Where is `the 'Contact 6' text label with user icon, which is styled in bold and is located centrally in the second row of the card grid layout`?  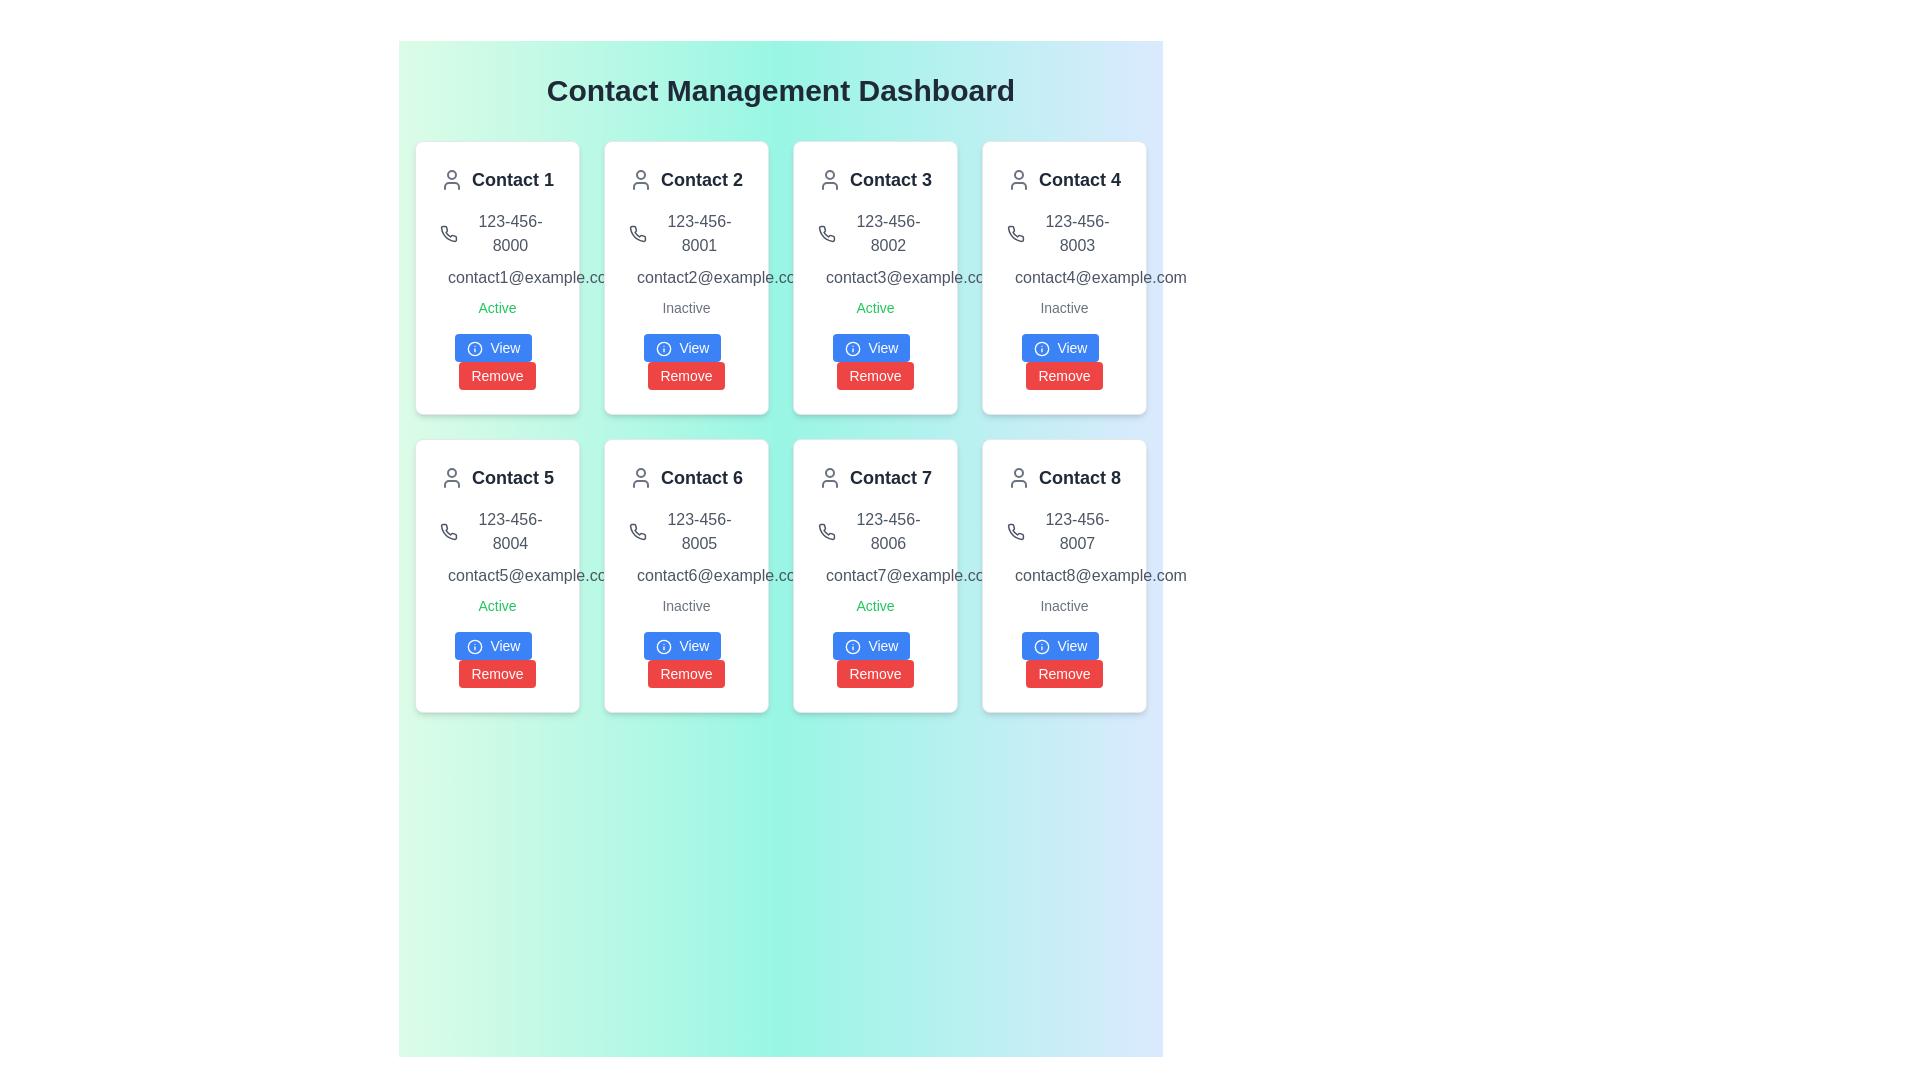
the 'Contact 6' text label with user icon, which is styled in bold and is located centrally in the second row of the card grid layout is located at coordinates (686, 478).